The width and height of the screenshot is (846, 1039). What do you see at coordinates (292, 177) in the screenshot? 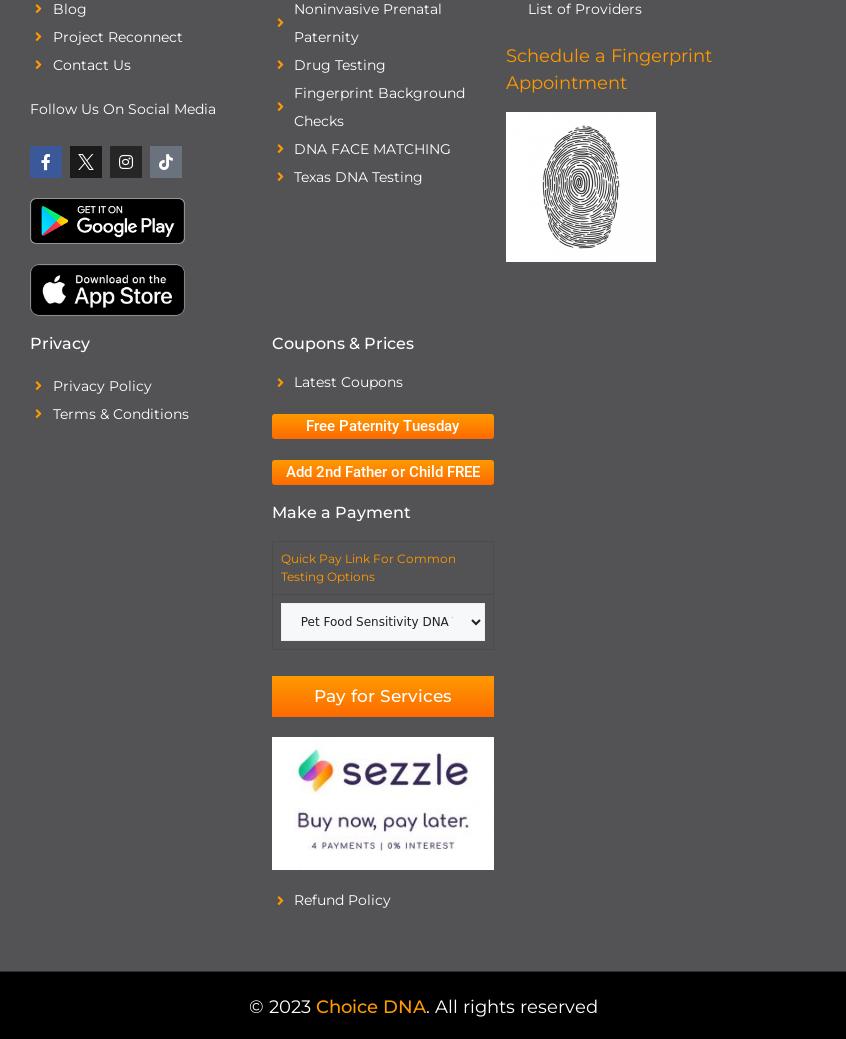
I see `'Texas DNA Testing'` at bounding box center [292, 177].